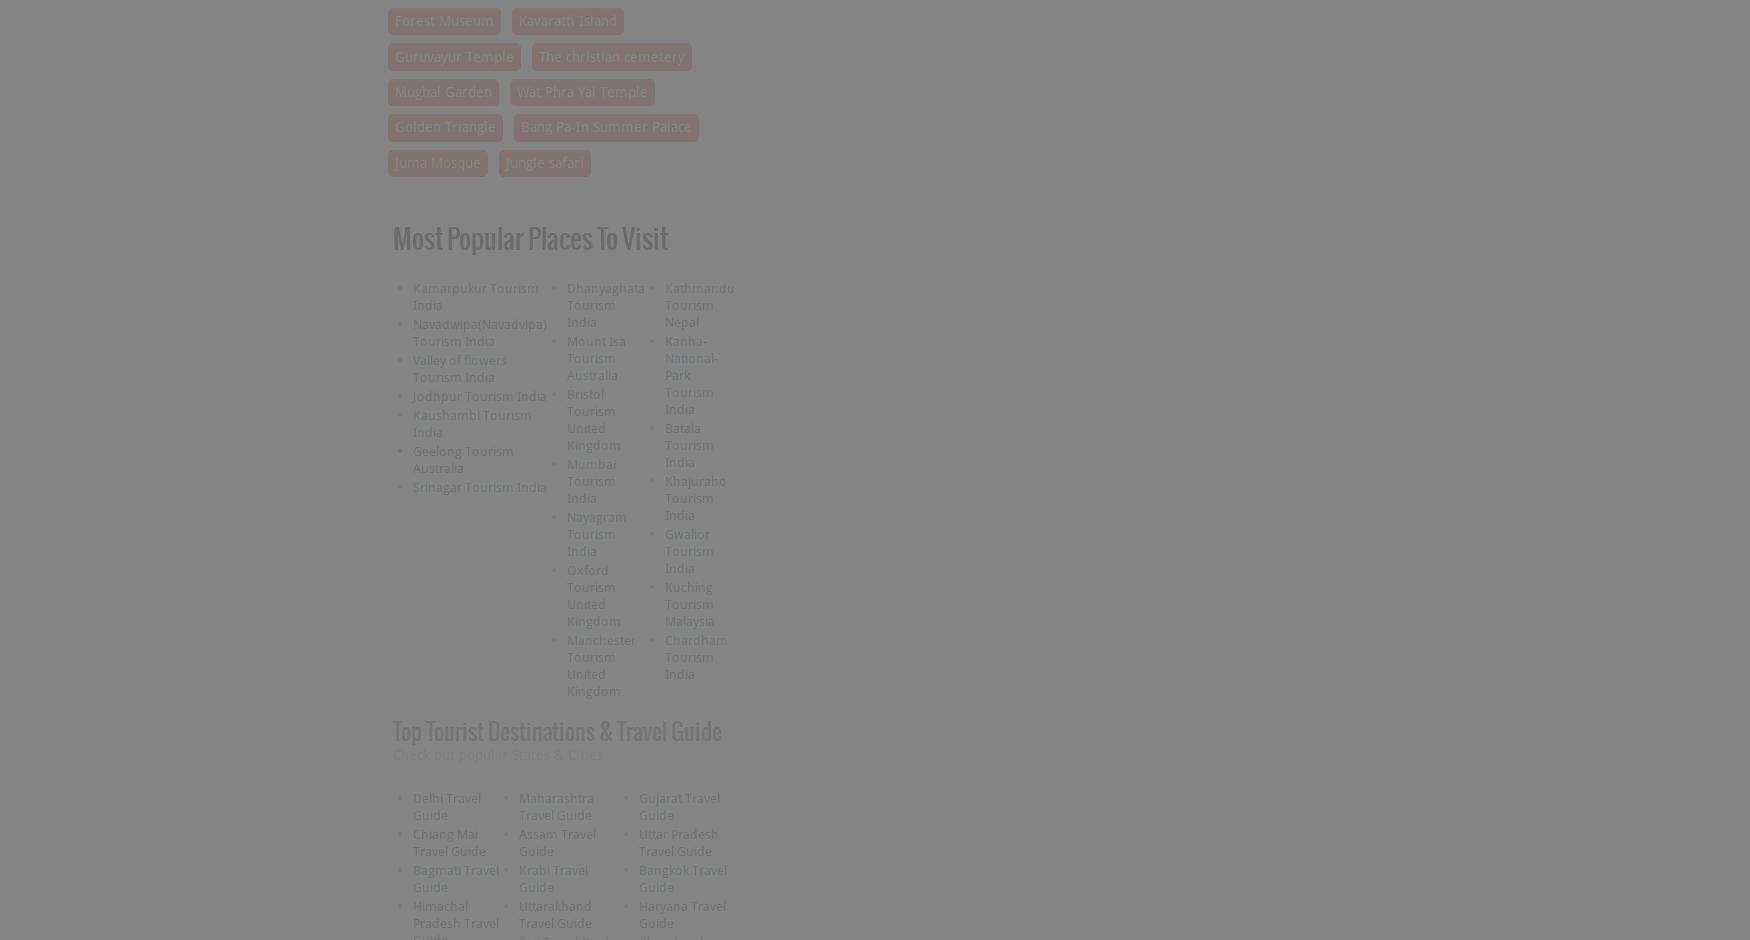  What do you see at coordinates (555, 805) in the screenshot?
I see `'Maharashtra Travel Guide'` at bounding box center [555, 805].